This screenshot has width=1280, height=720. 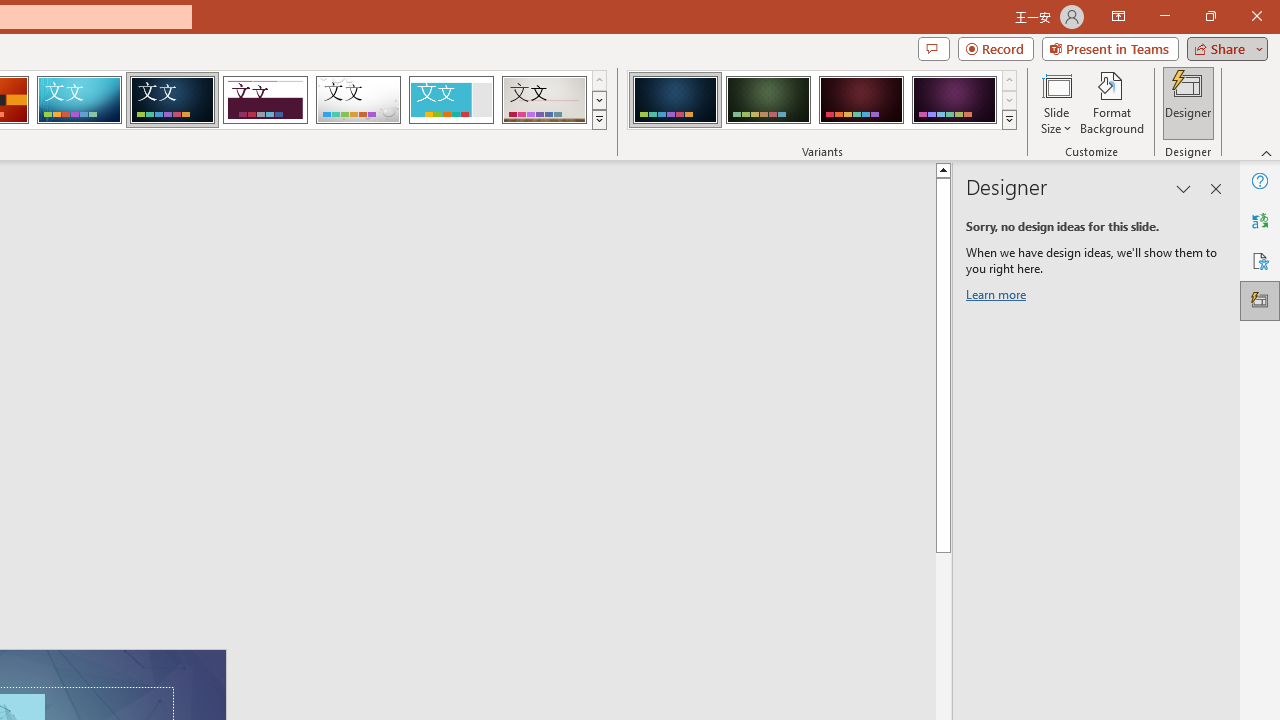 What do you see at coordinates (79, 100) in the screenshot?
I see `'Circuit'` at bounding box center [79, 100].